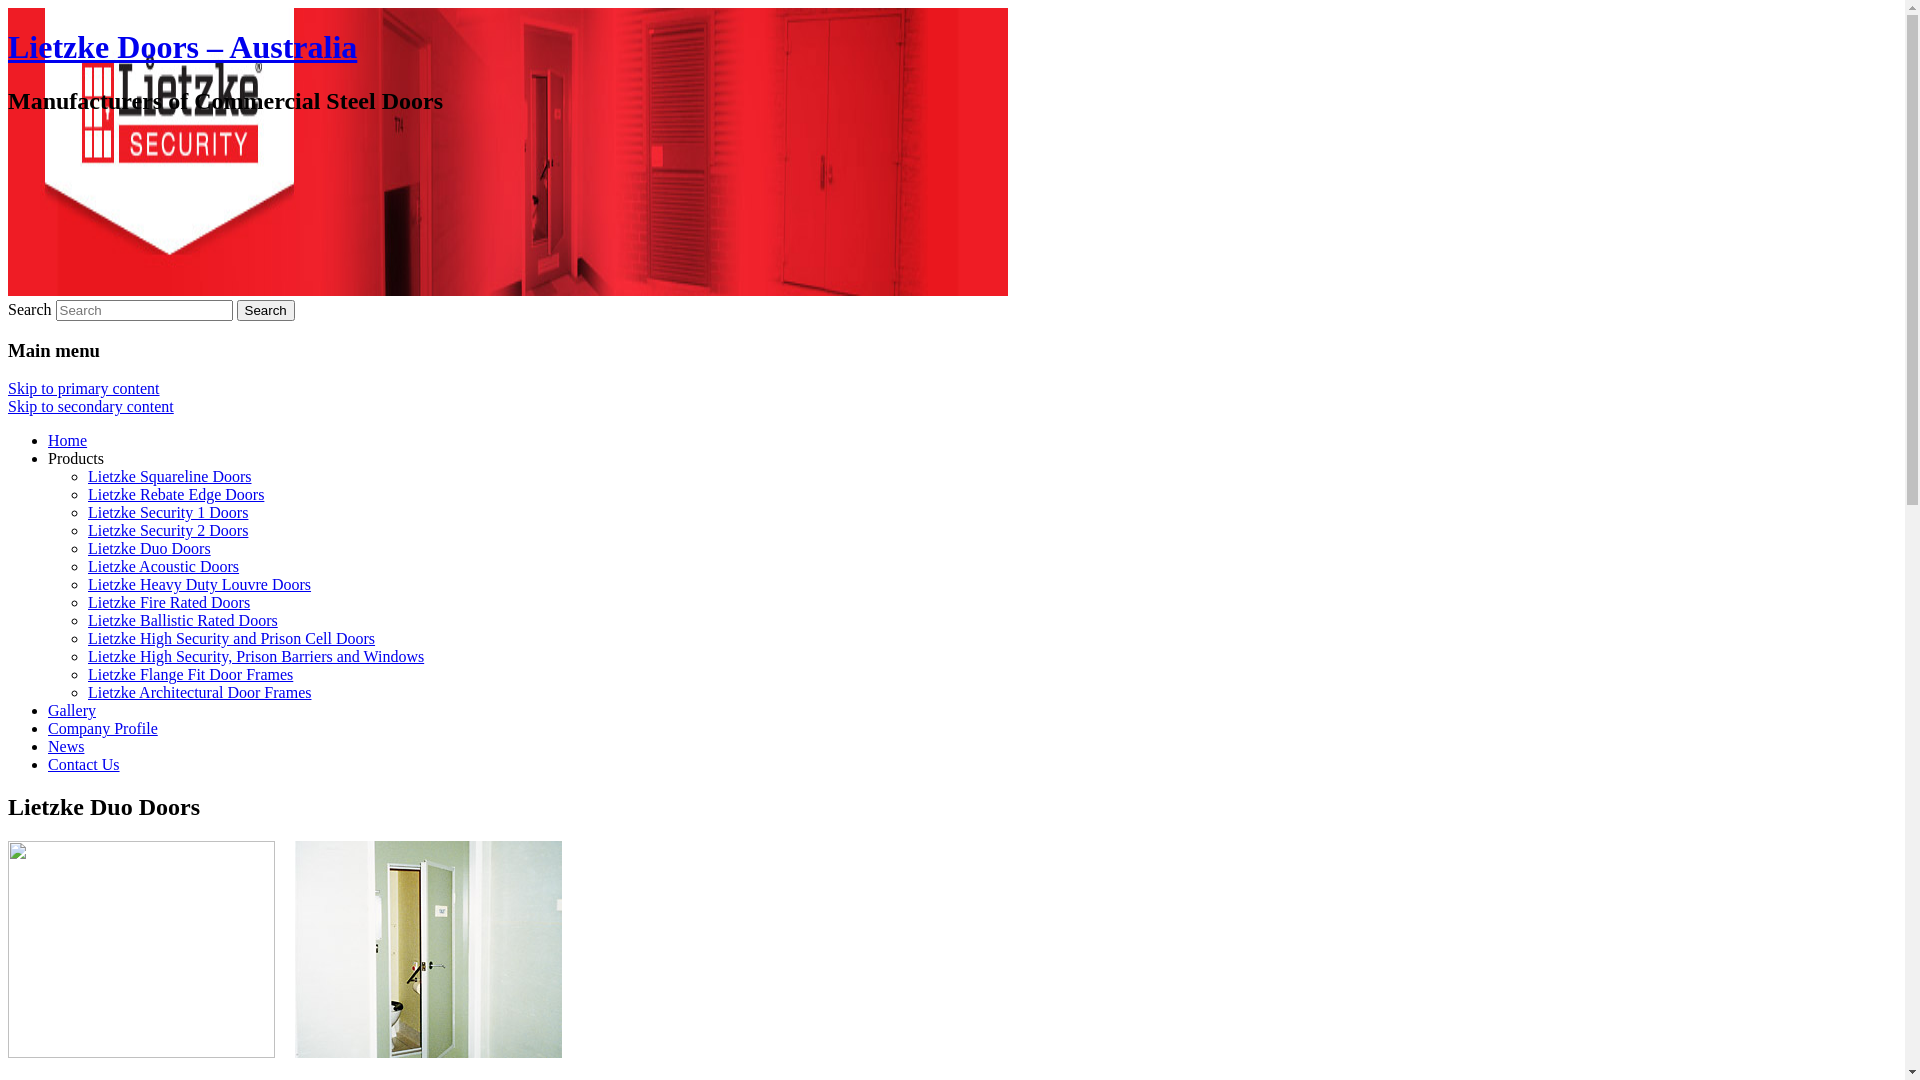 The image size is (1920, 1080). Describe the element at coordinates (101, 728) in the screenshot. I see `'Company Profile'` at that location.